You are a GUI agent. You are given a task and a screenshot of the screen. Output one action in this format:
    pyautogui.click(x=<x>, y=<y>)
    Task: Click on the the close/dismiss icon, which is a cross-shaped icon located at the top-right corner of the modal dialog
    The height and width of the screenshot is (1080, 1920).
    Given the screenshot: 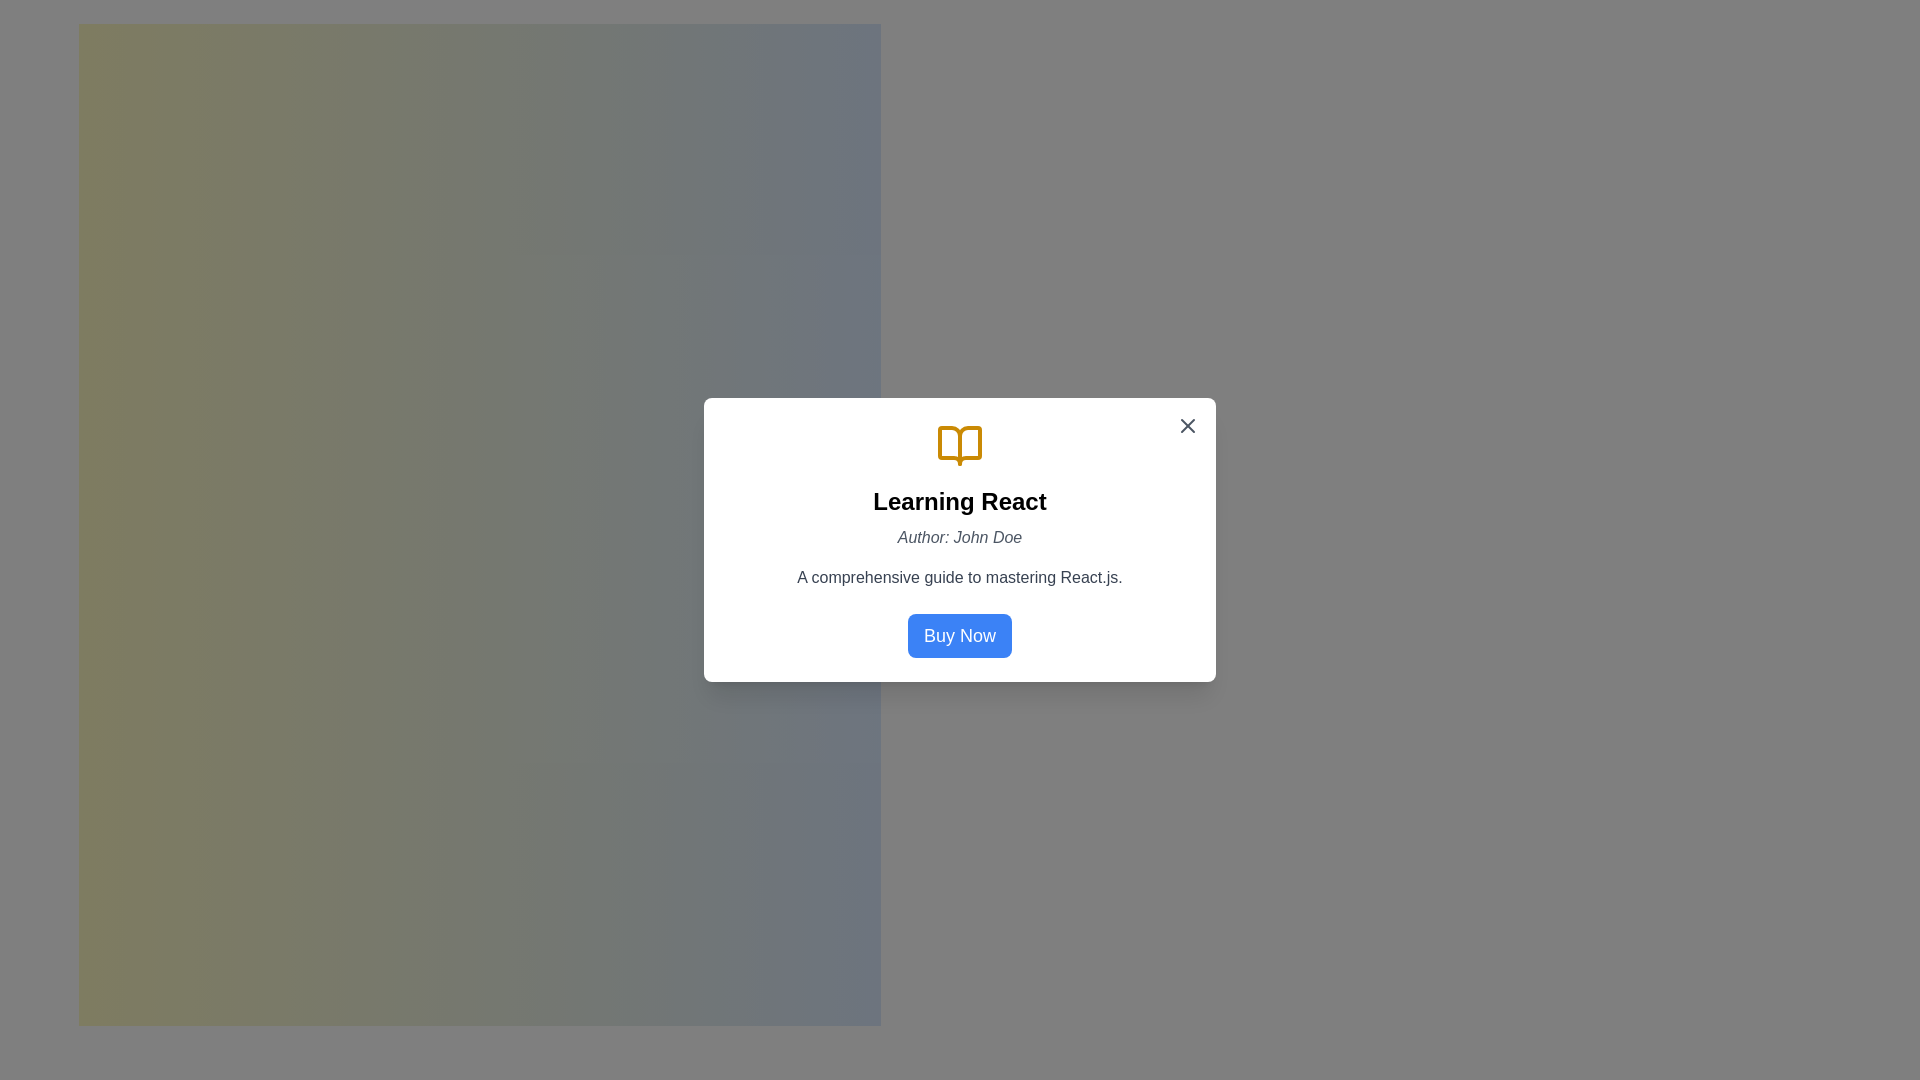 What is the action you would take?
    pyautogui.click(x=1188, y=424)
    